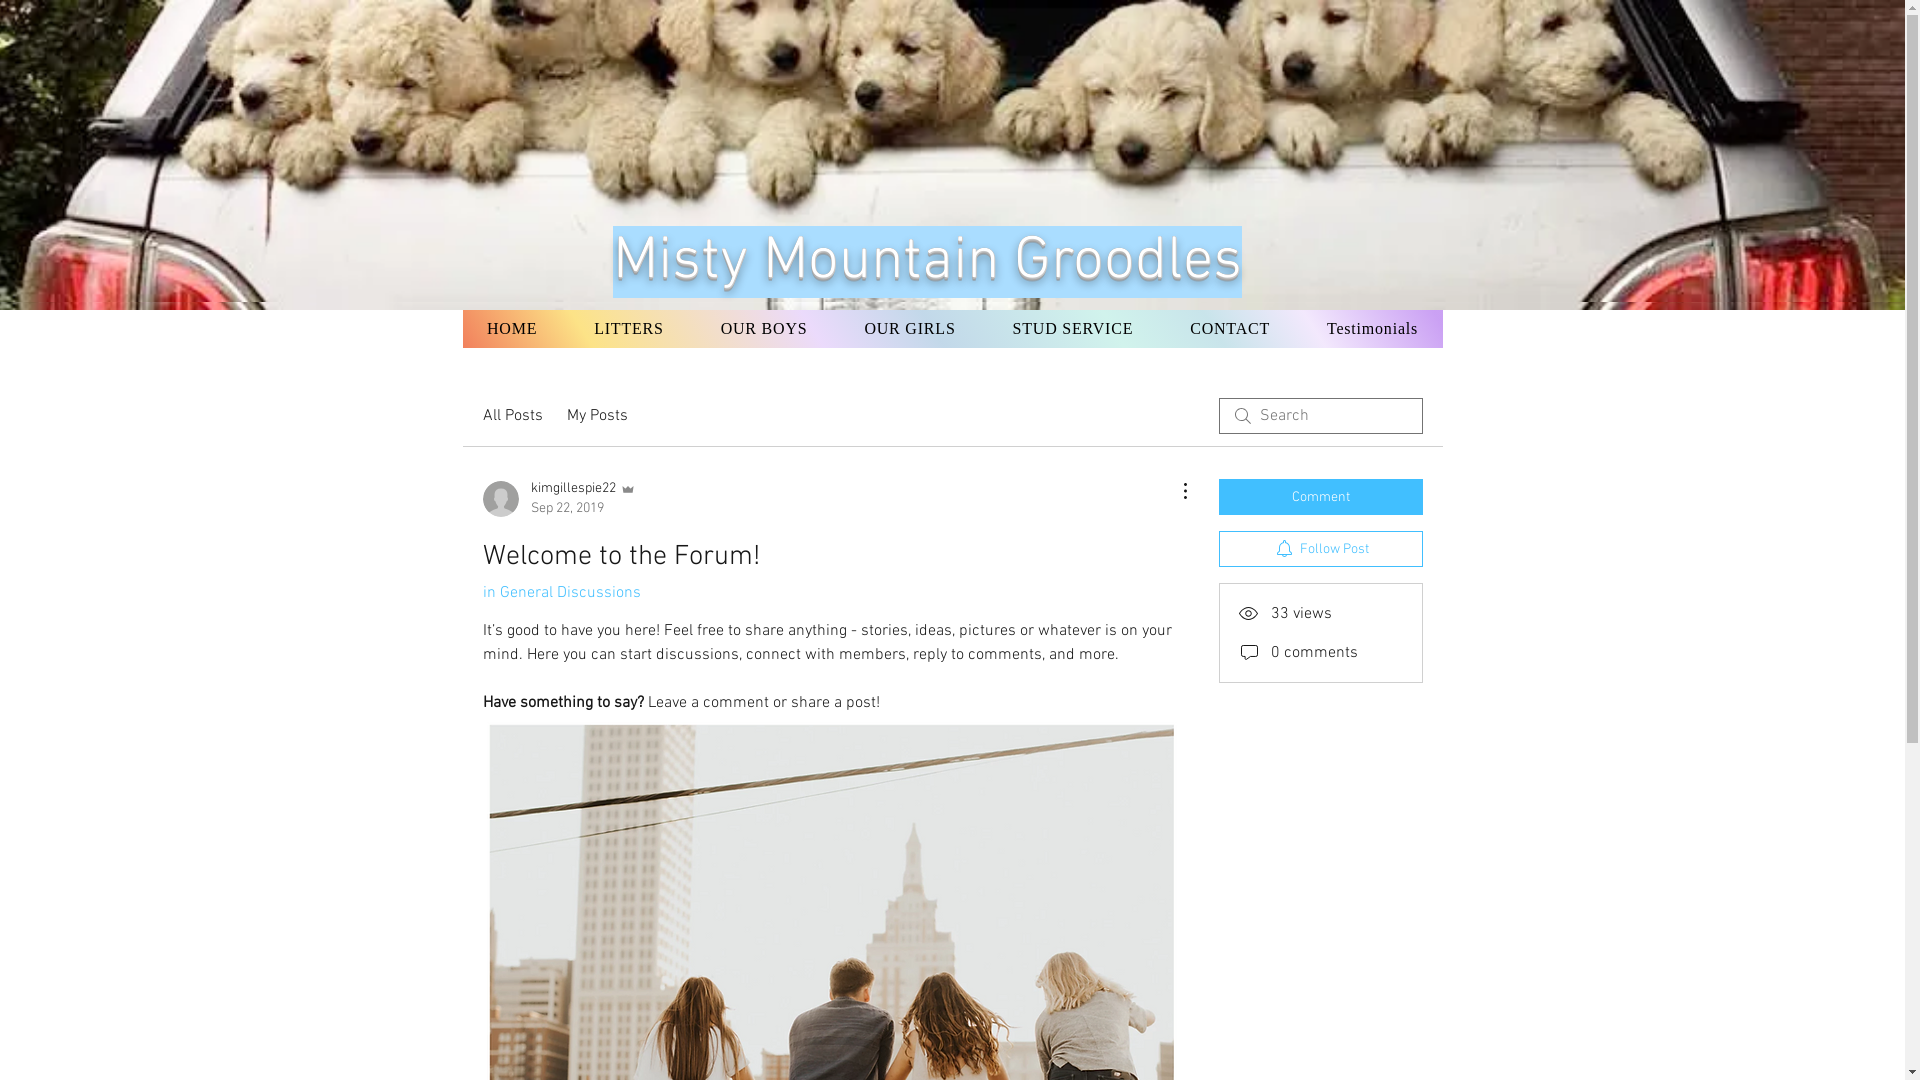 The image size is (1920, 1080). I want to click on 'in General Discussions', so click(560, 592).